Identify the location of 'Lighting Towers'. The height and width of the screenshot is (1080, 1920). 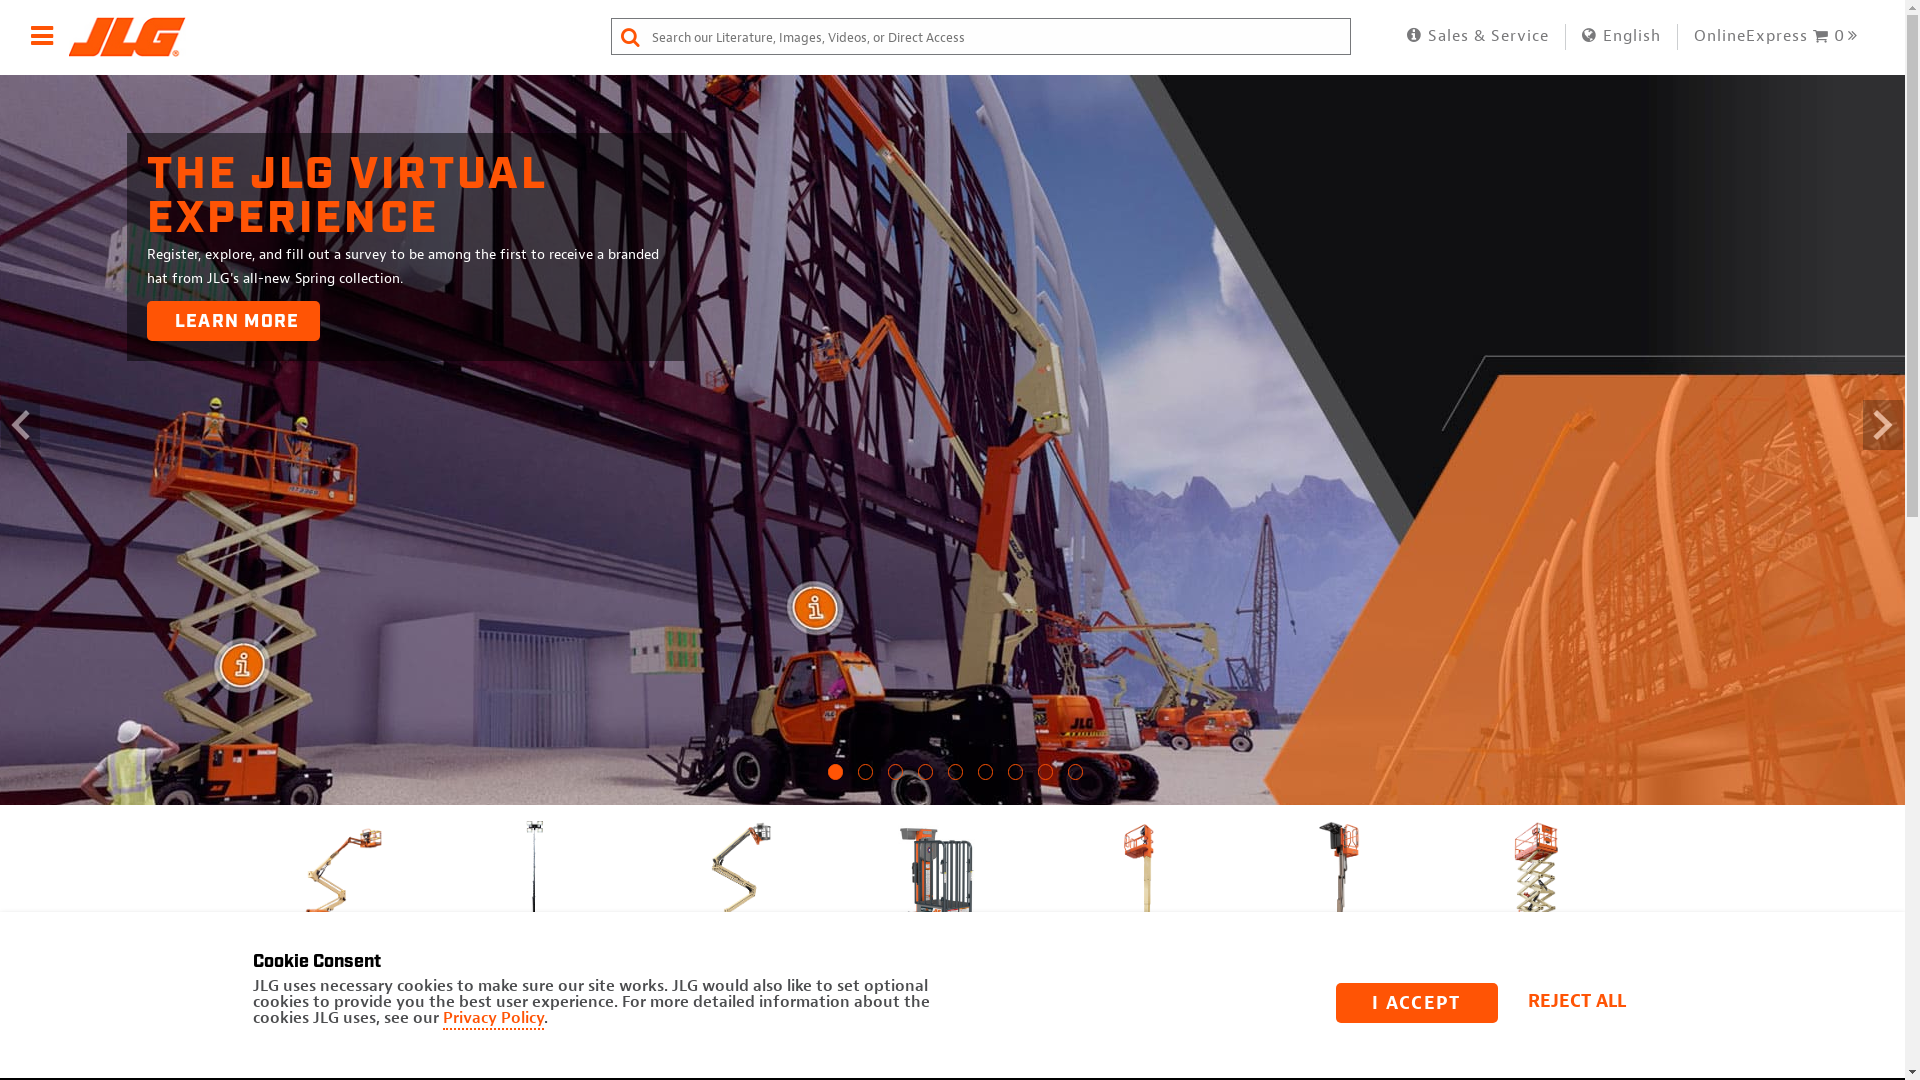
(450, 889).